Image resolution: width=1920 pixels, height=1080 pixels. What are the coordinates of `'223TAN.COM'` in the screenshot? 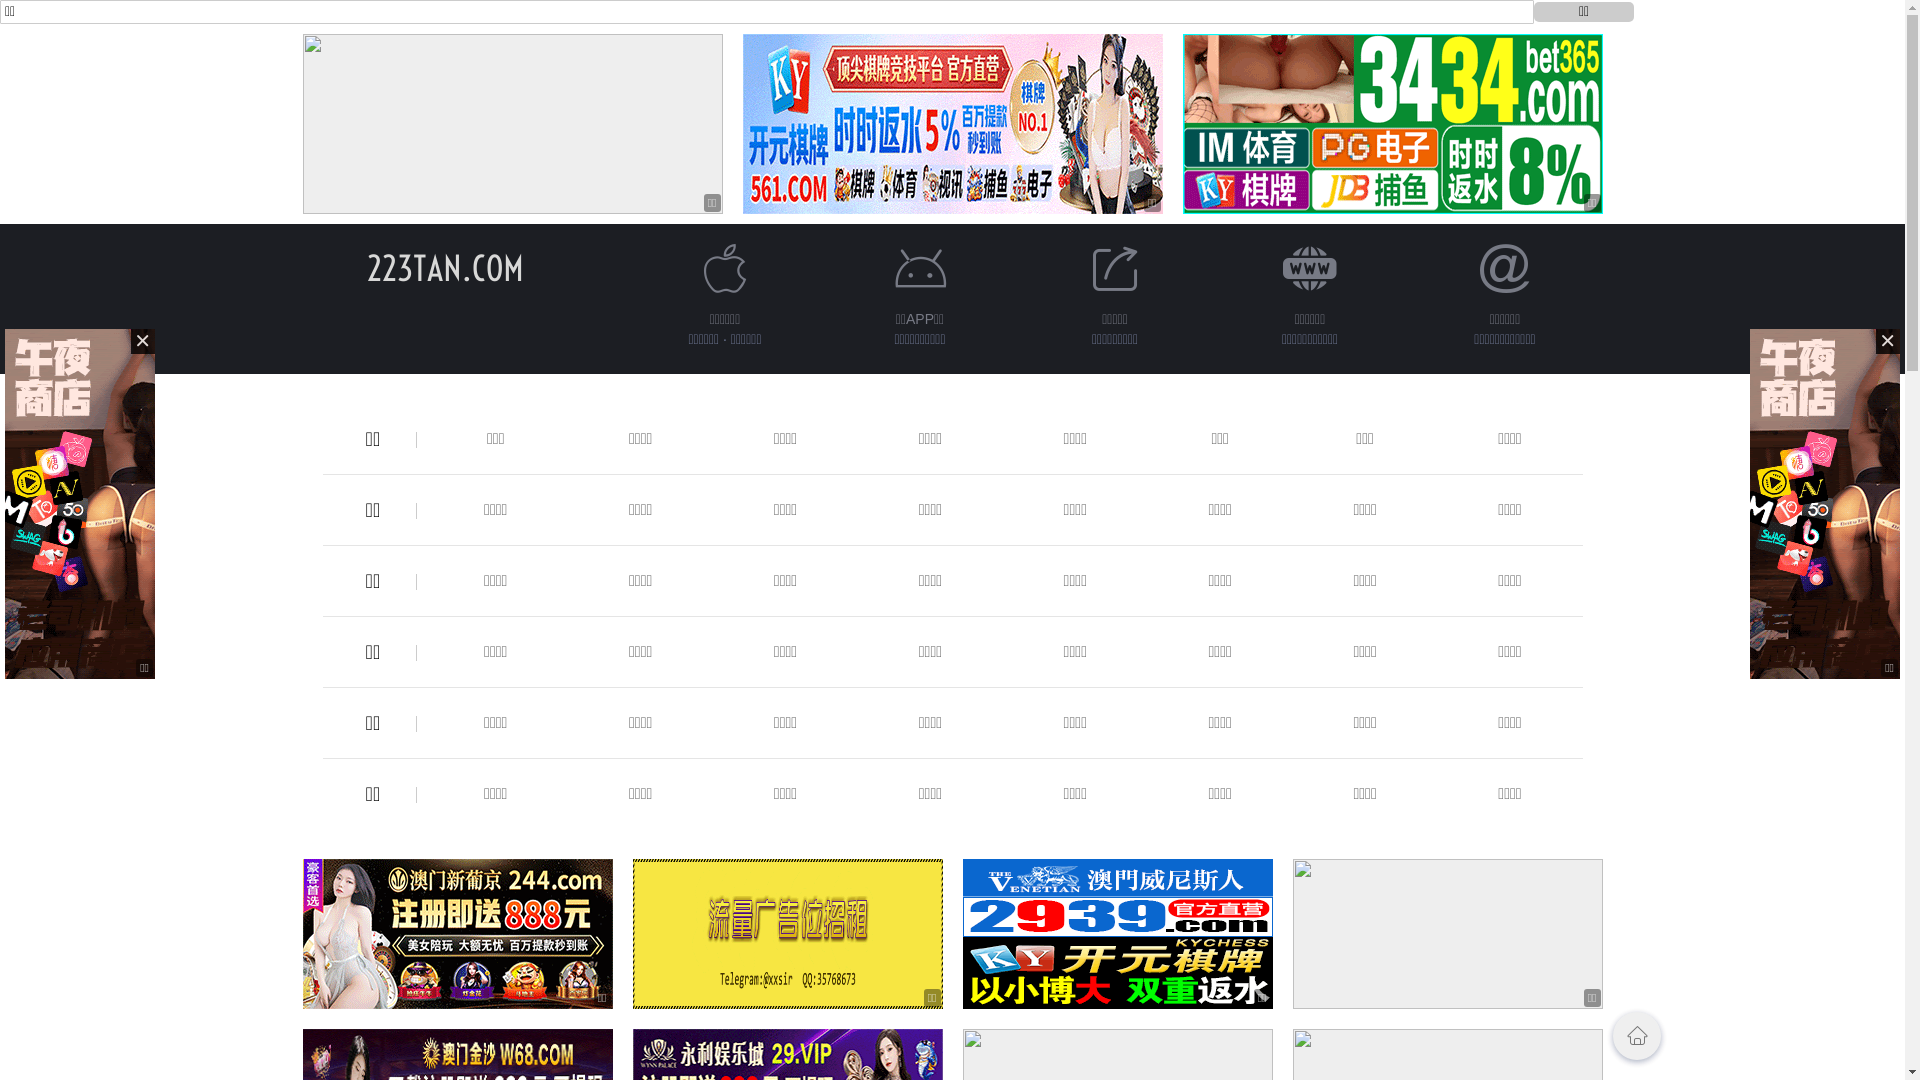 It's located at (444, 267).